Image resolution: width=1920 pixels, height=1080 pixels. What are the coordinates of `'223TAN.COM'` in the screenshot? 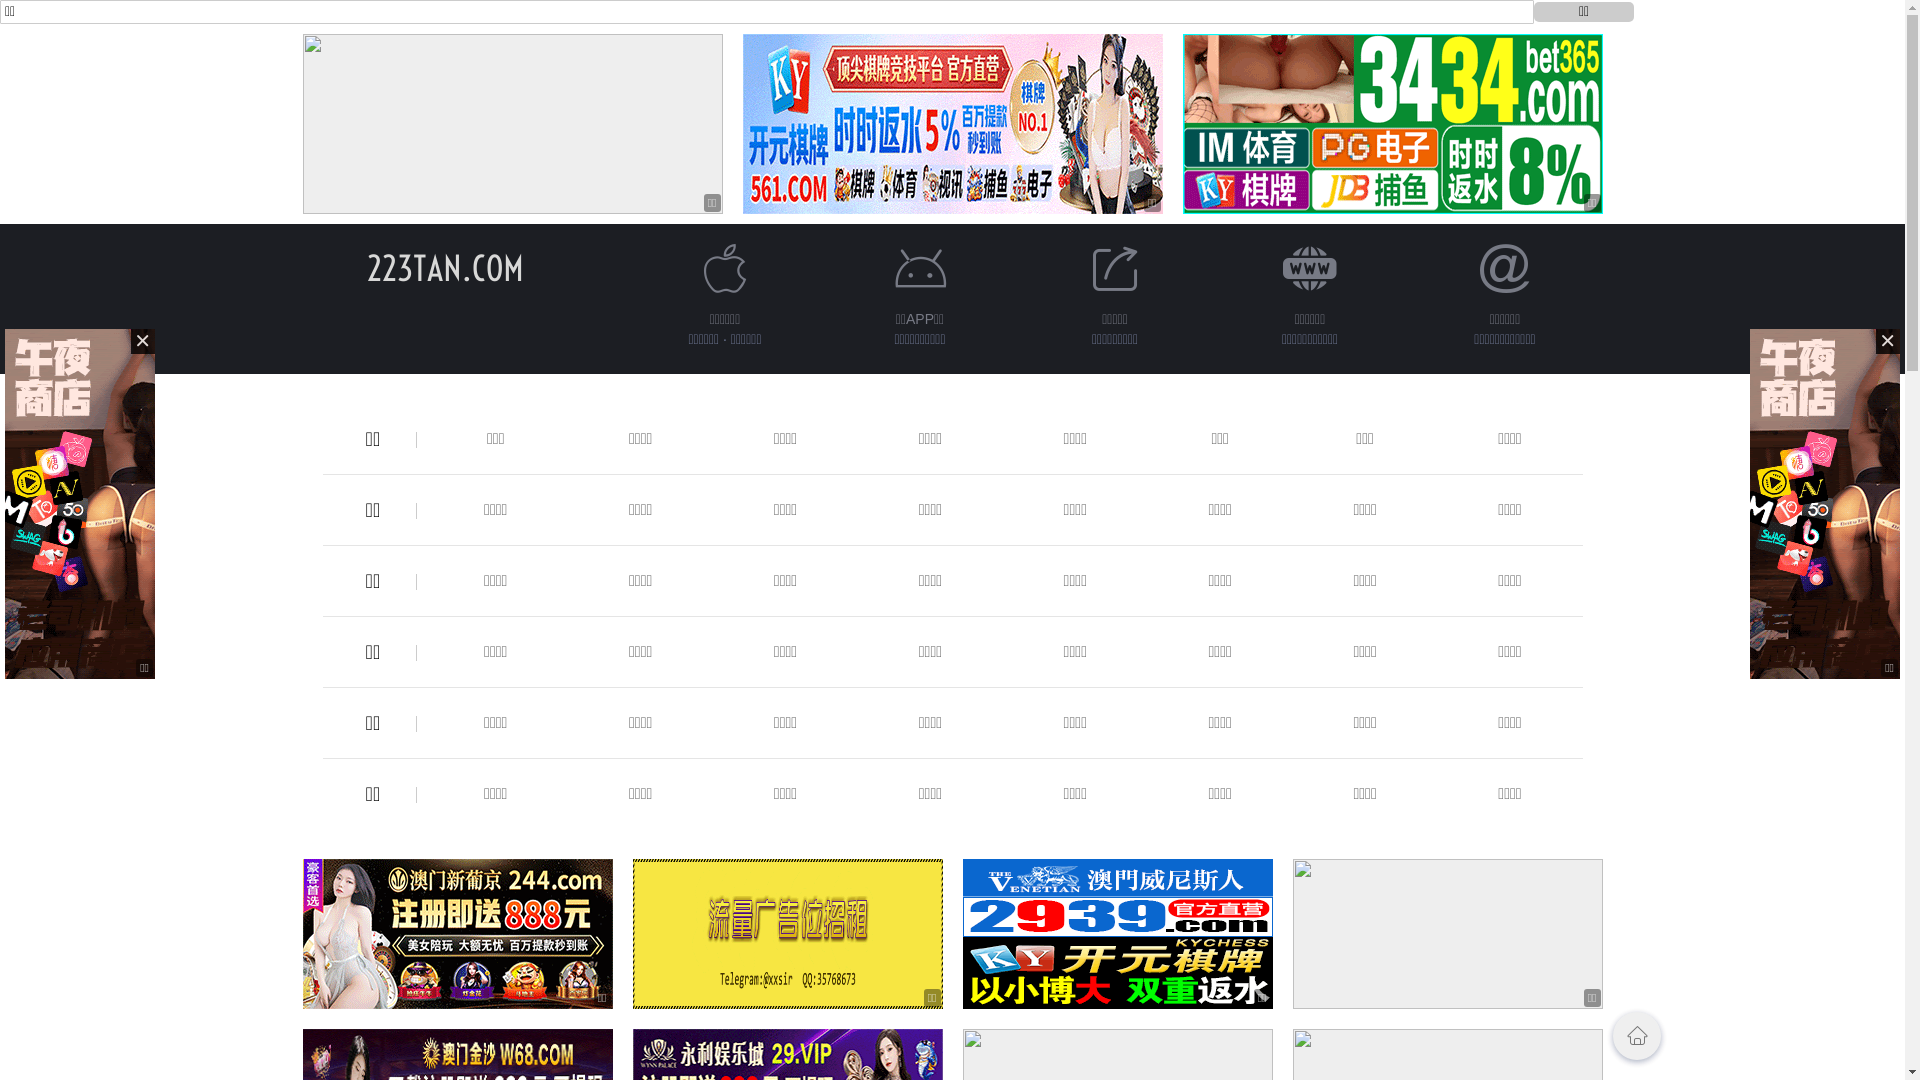 It's located at (444, 267).